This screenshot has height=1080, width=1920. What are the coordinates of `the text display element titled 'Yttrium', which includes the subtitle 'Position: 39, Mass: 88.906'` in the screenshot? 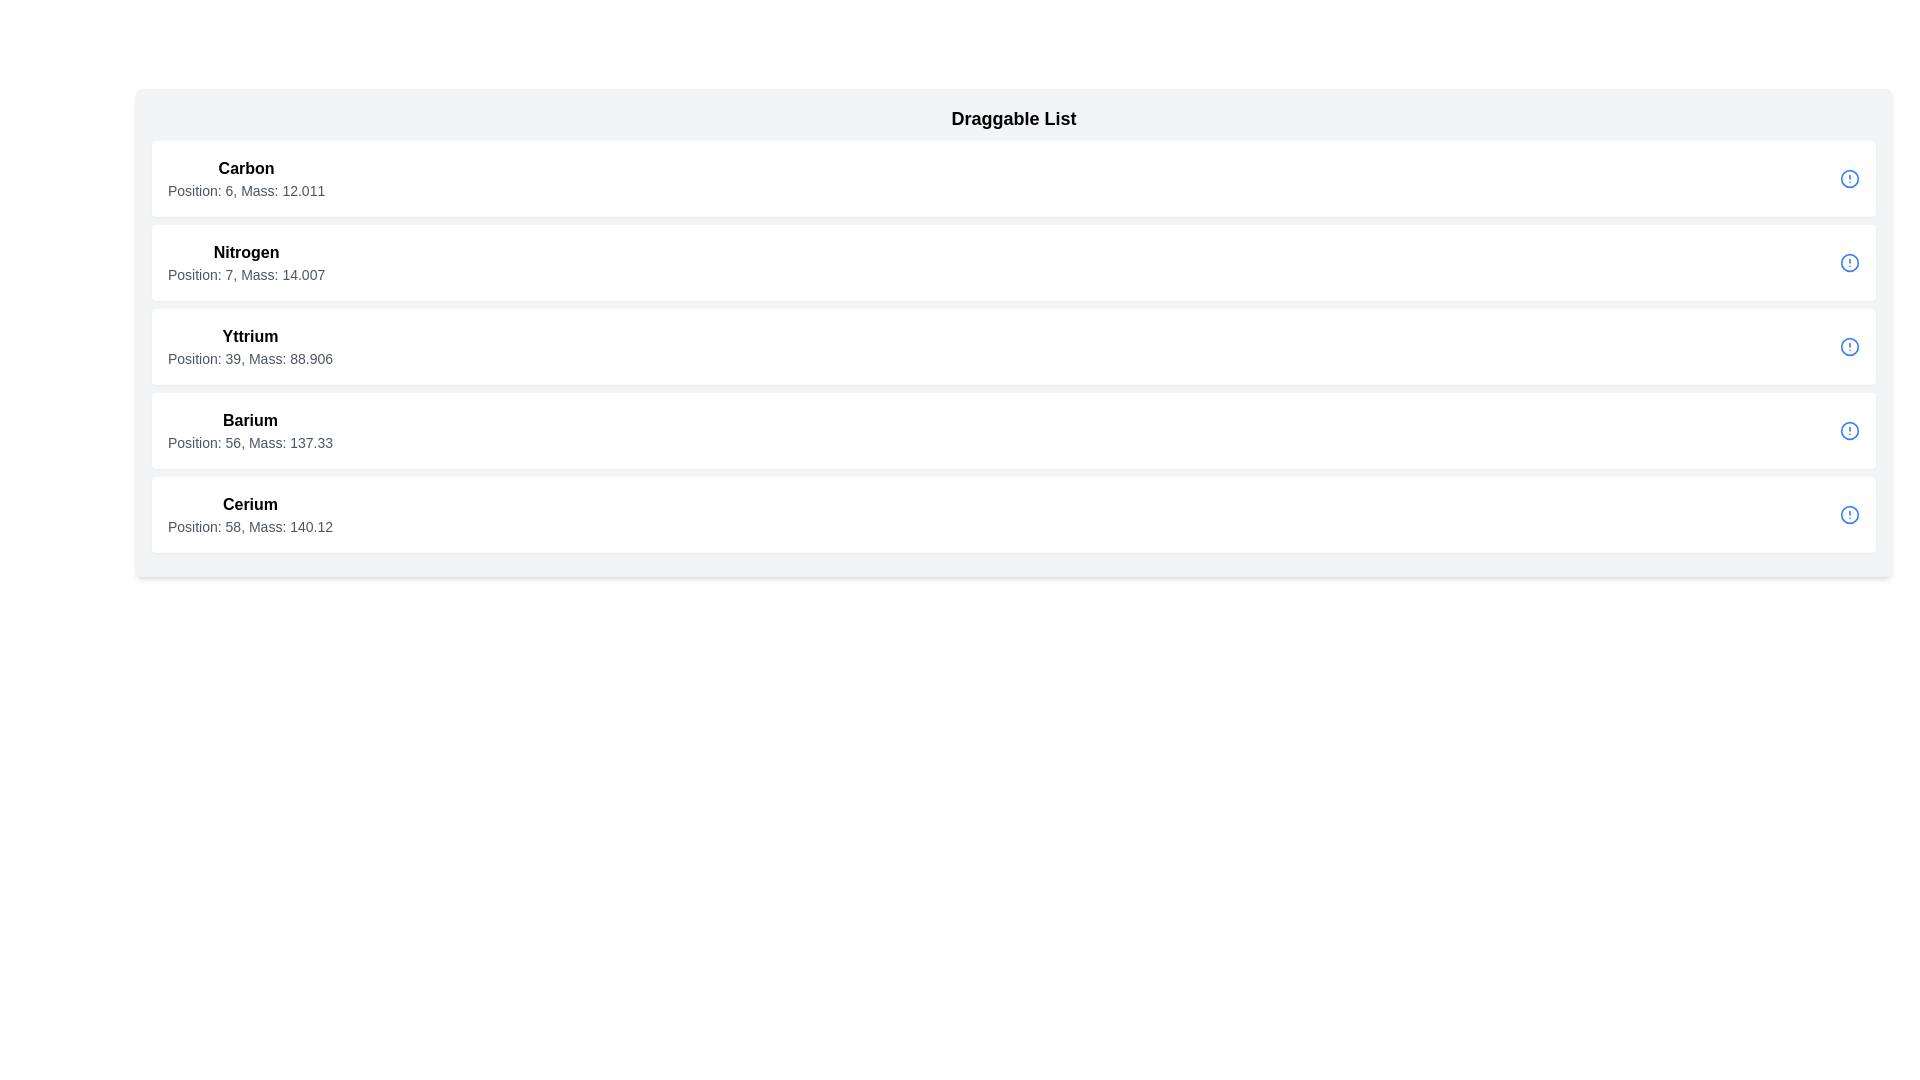 It's located at (249, 346).